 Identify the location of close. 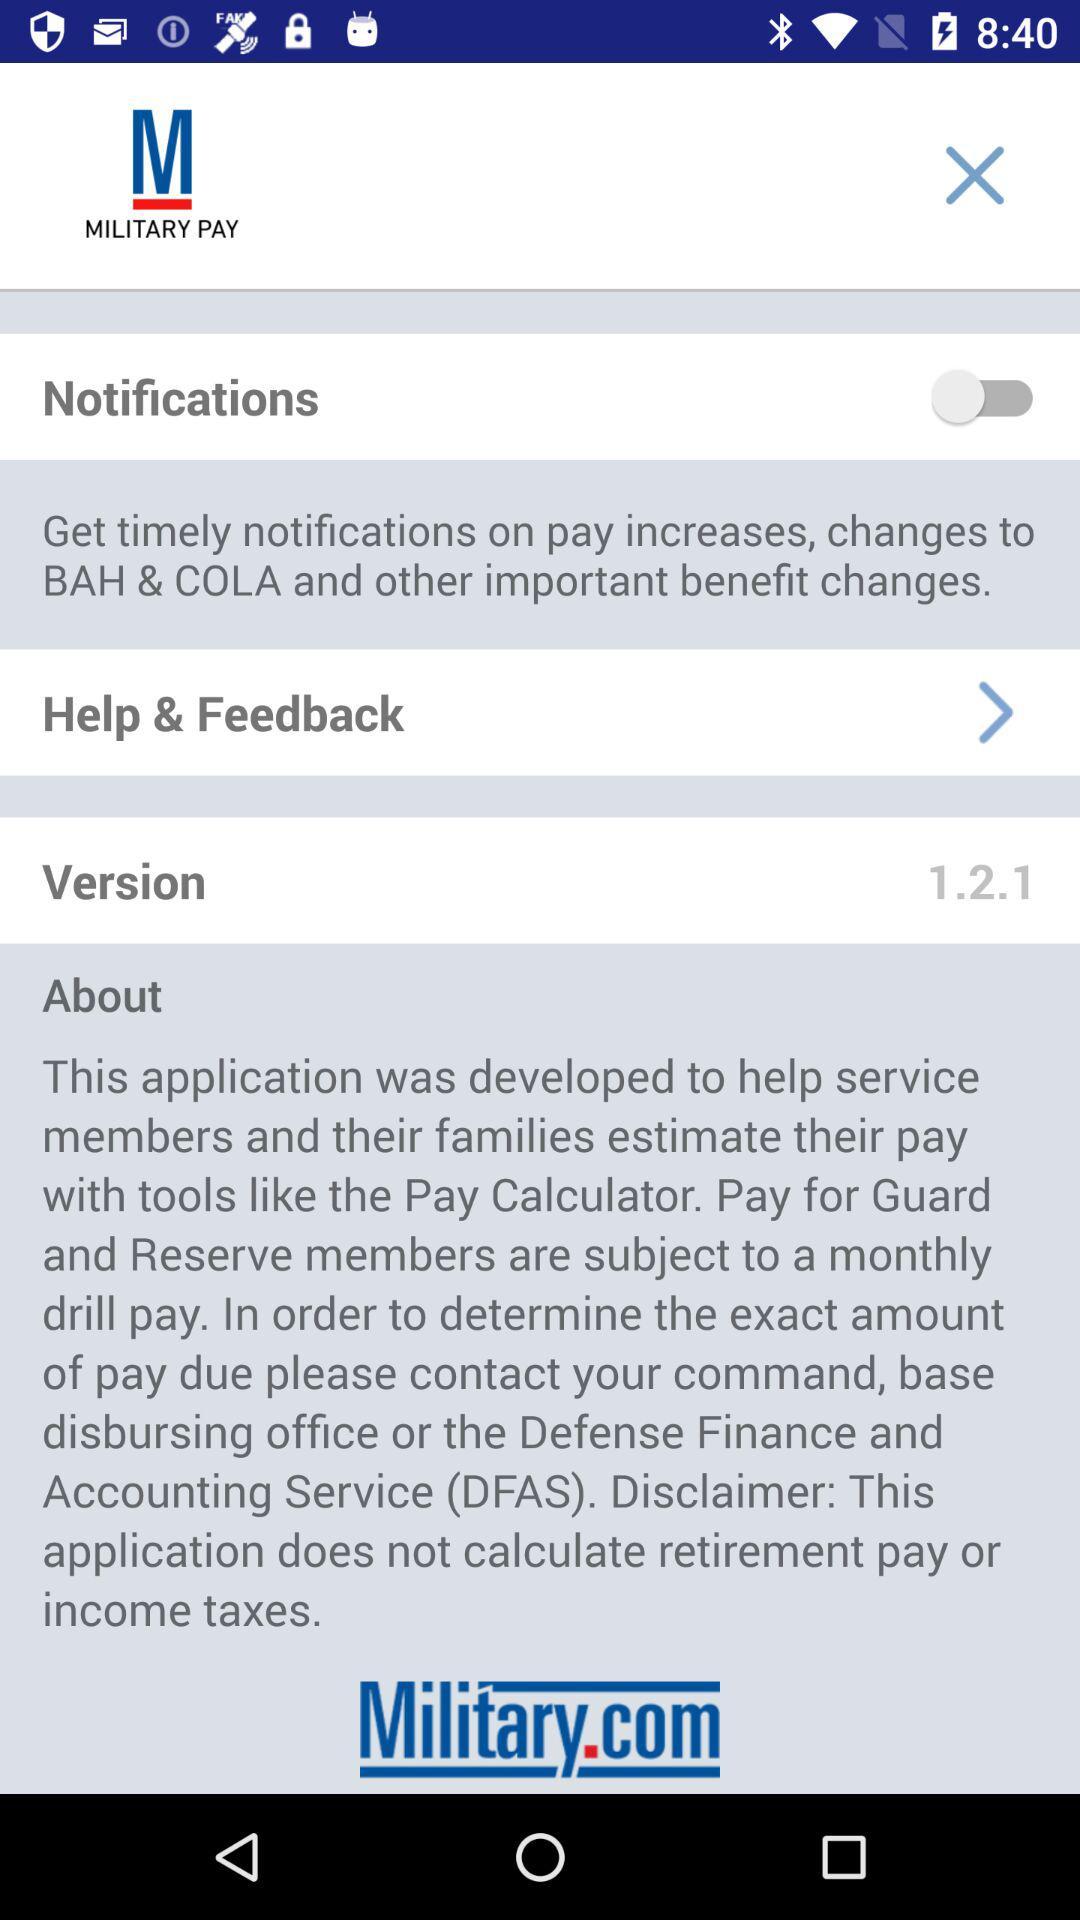
(974, 175).